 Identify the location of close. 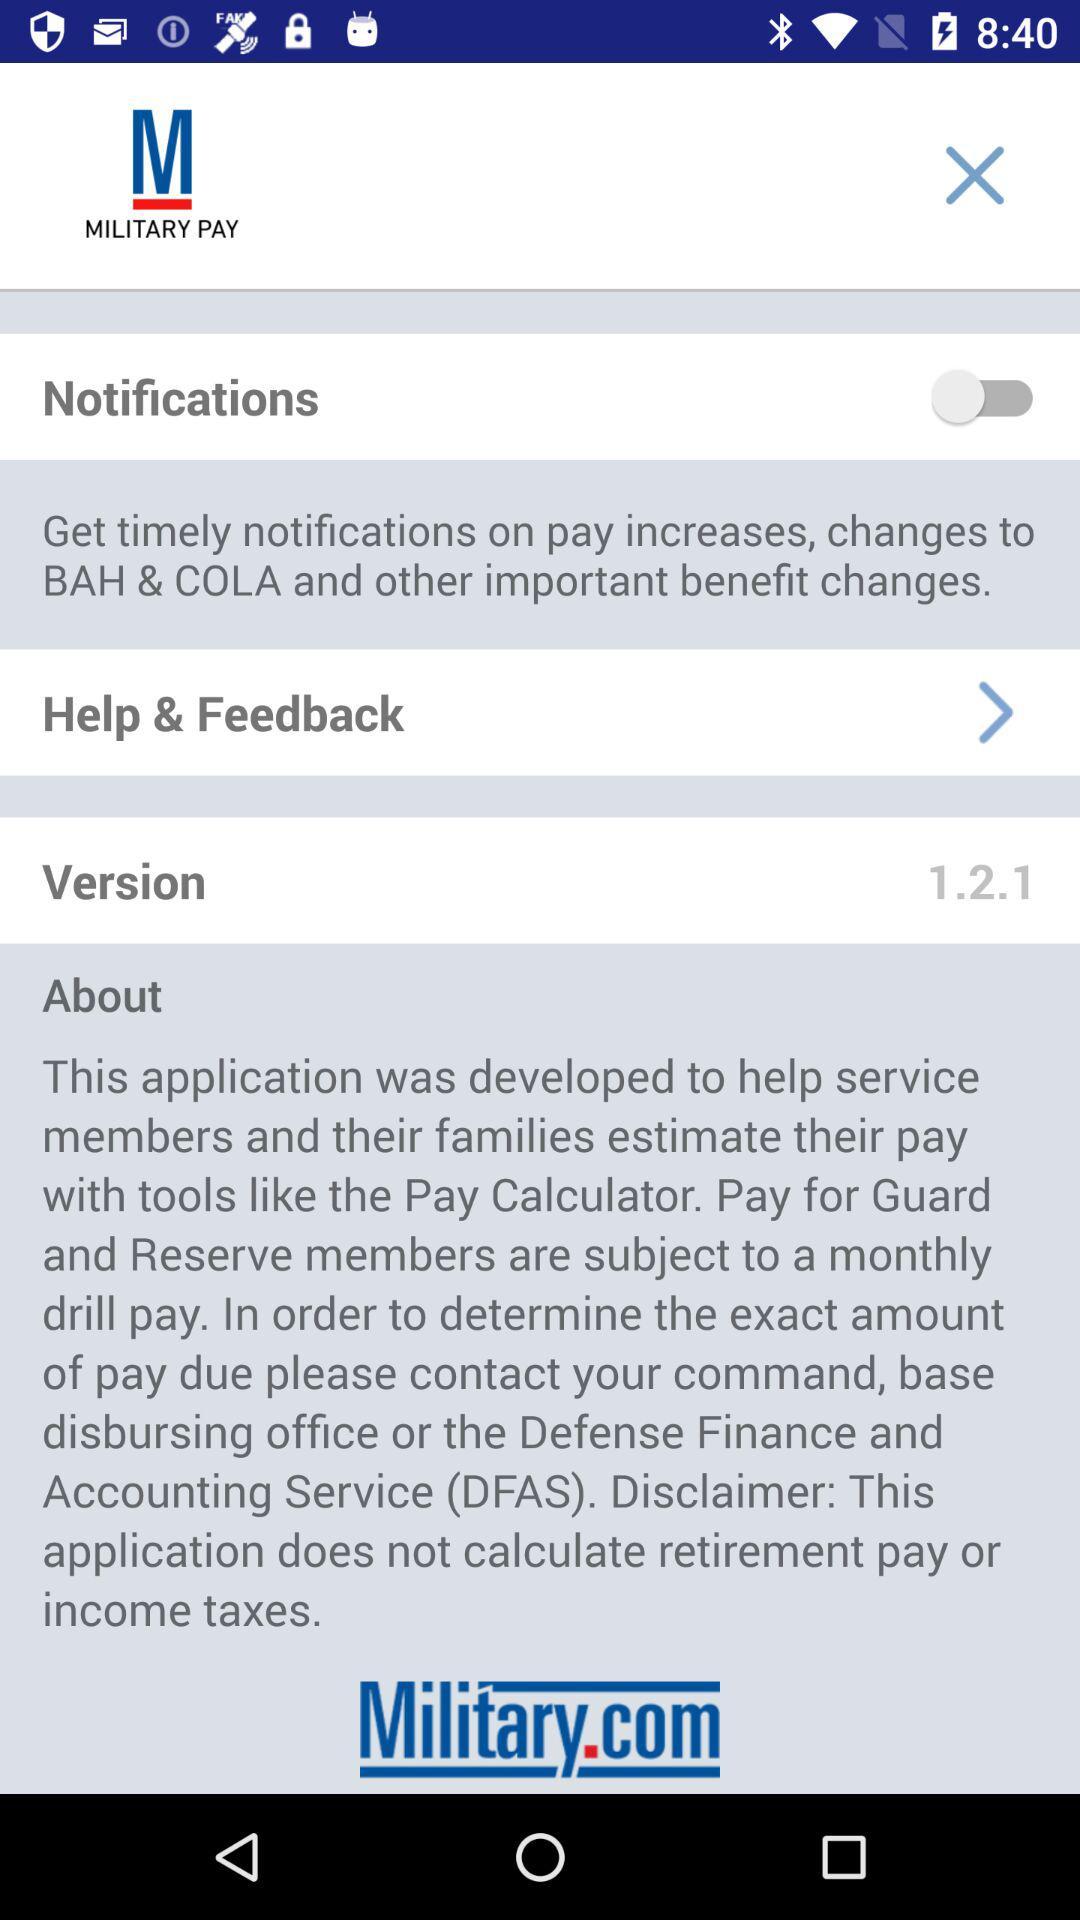
(974, 175).